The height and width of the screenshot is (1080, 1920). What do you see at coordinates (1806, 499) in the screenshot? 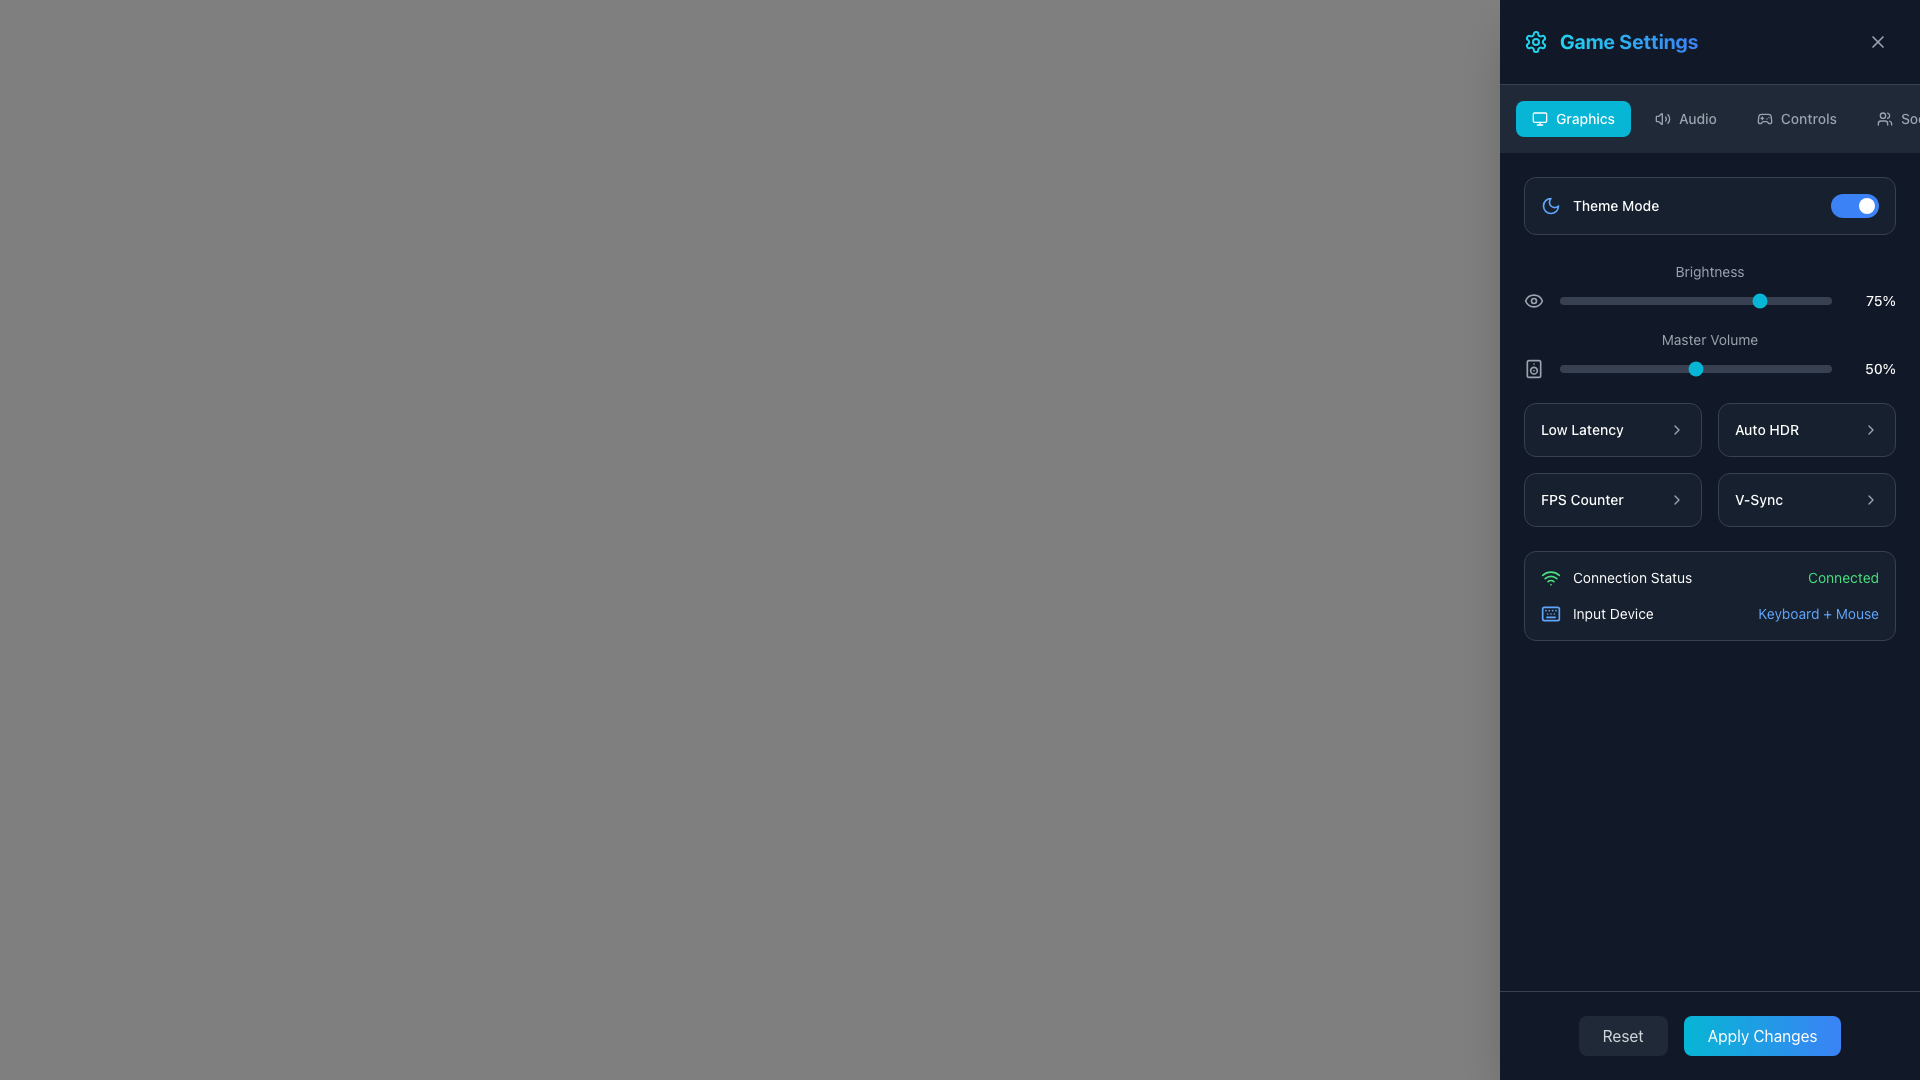
I see `the selectable 'V-Sync' option button located in the bottom-right section of the interface, below the 'FPS Counter' button` at bounding box center [1806, 499].